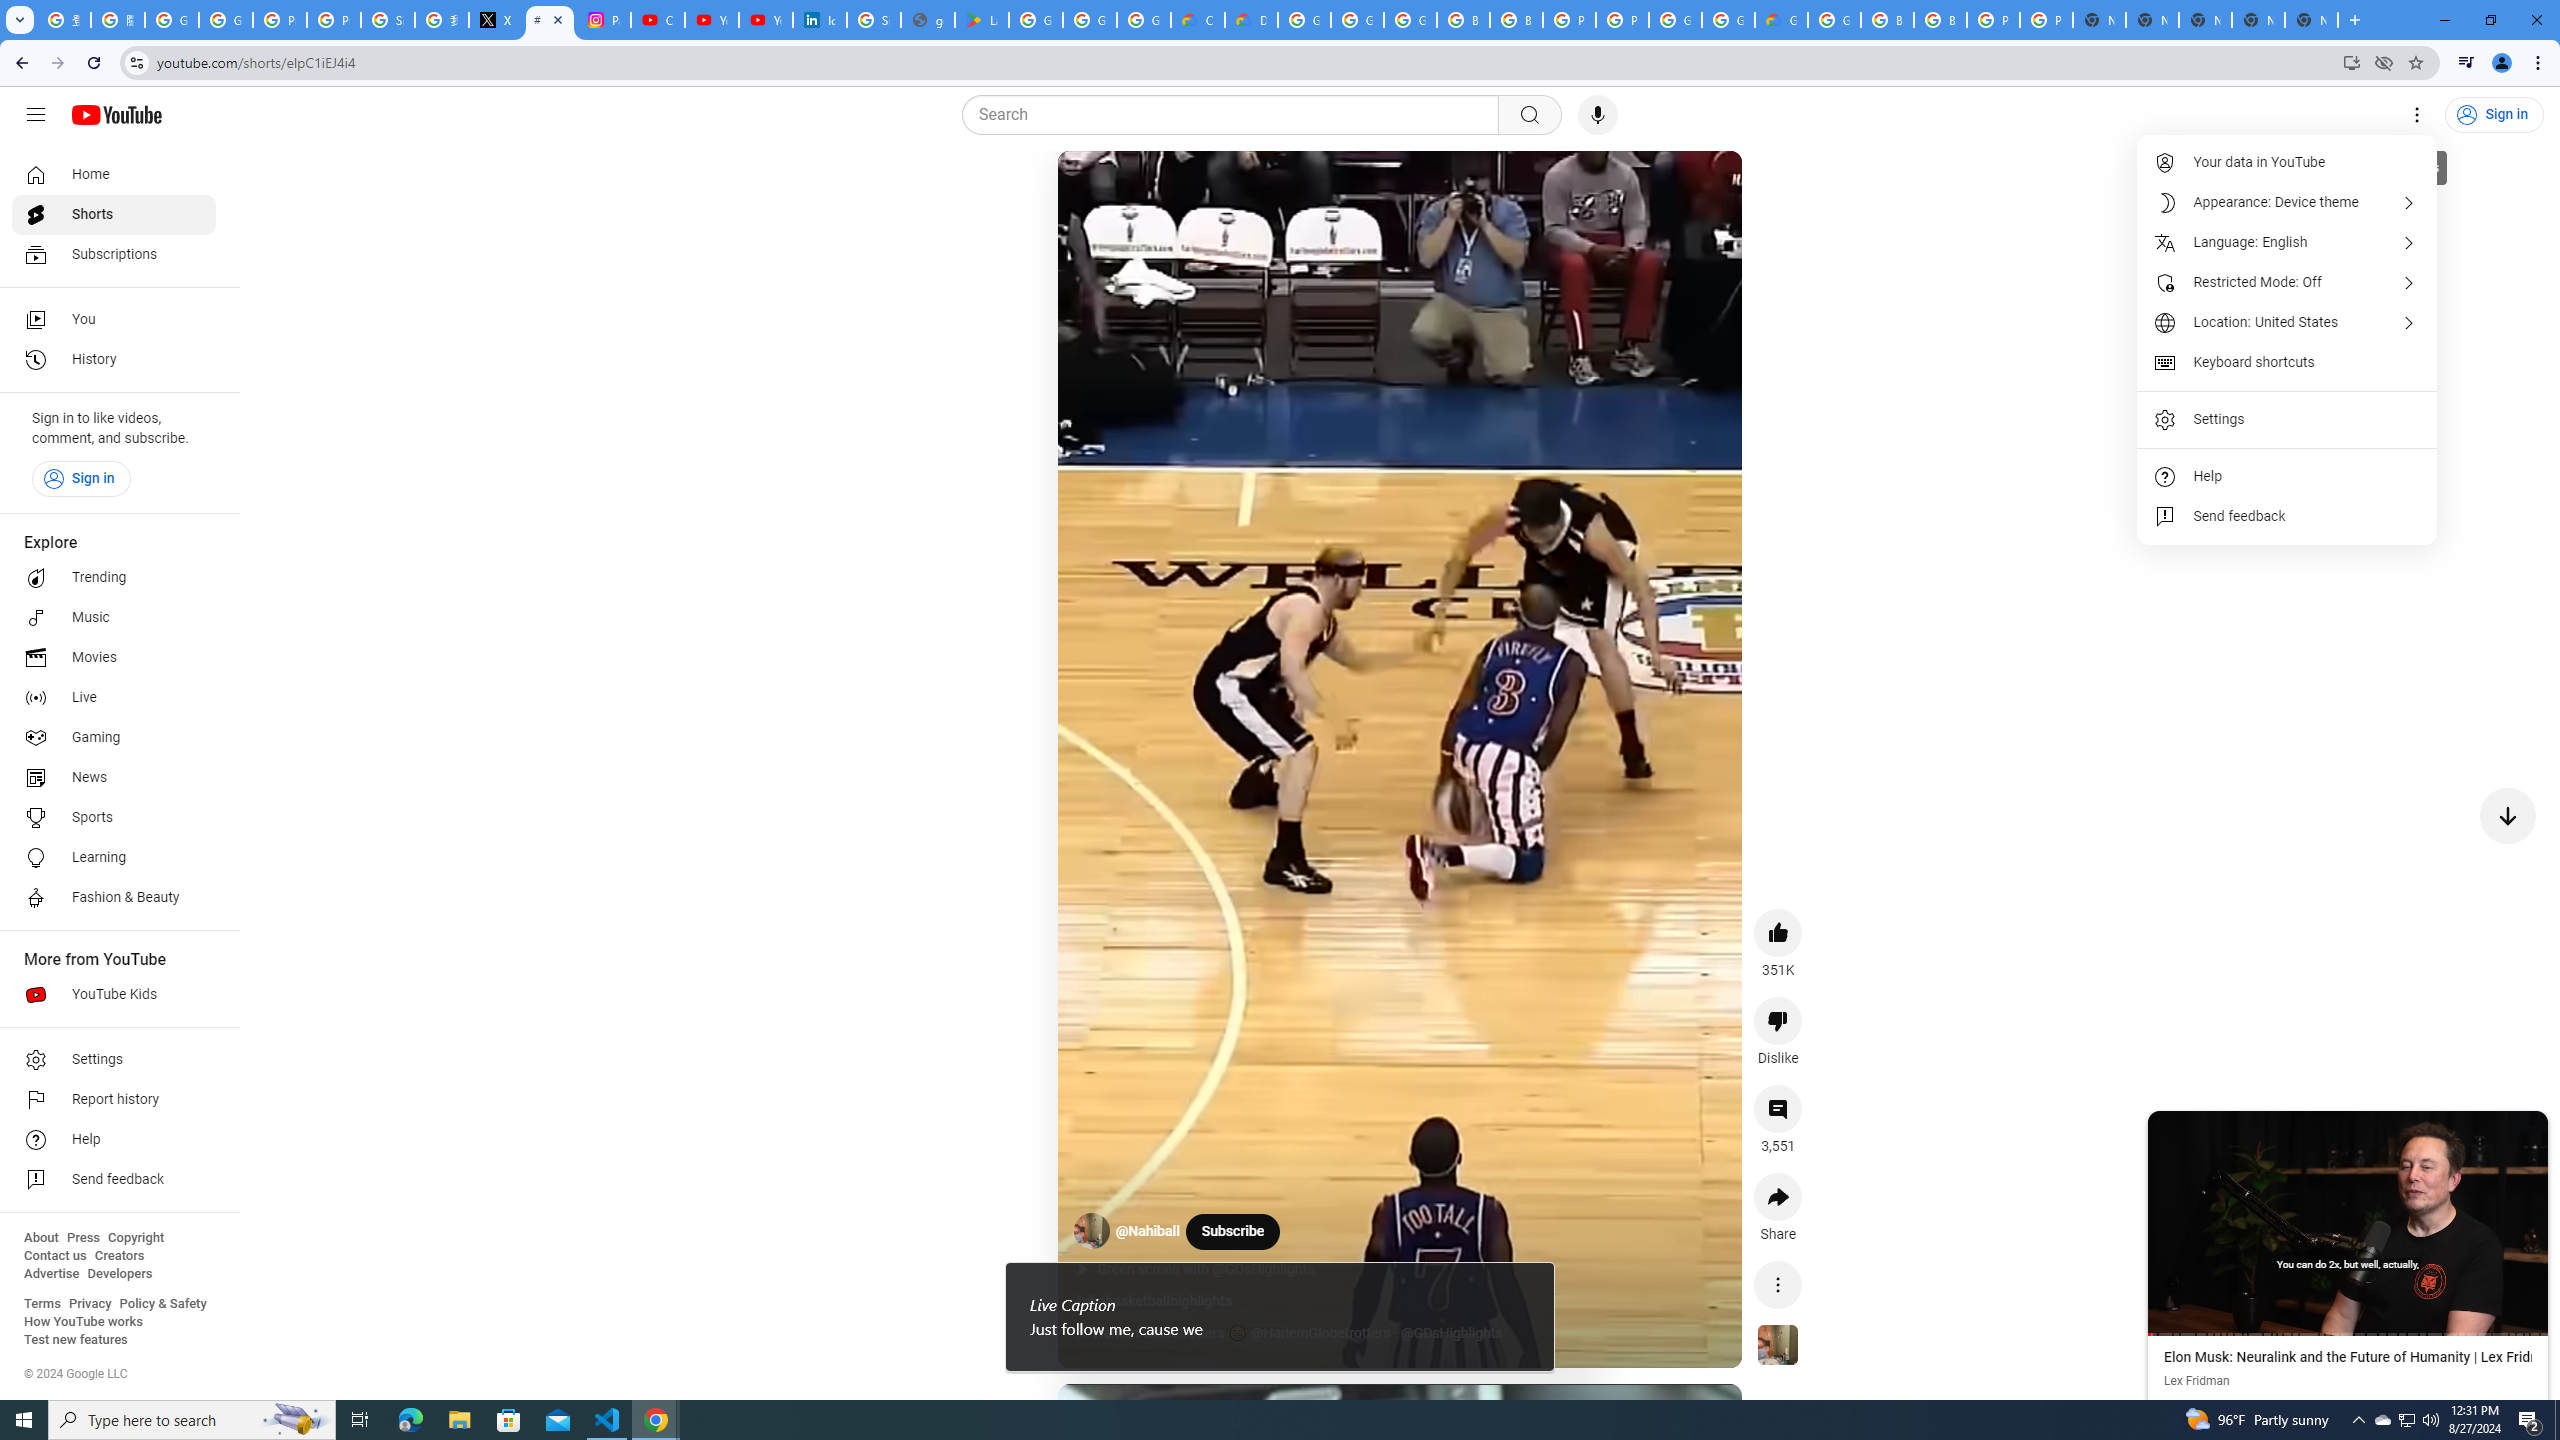 The height and width of the screenshot is (1440, 2560). Describe the element at coordinates (1777, 932) in the screenshot. I see `'like this video along with 351K other people'` at that location.